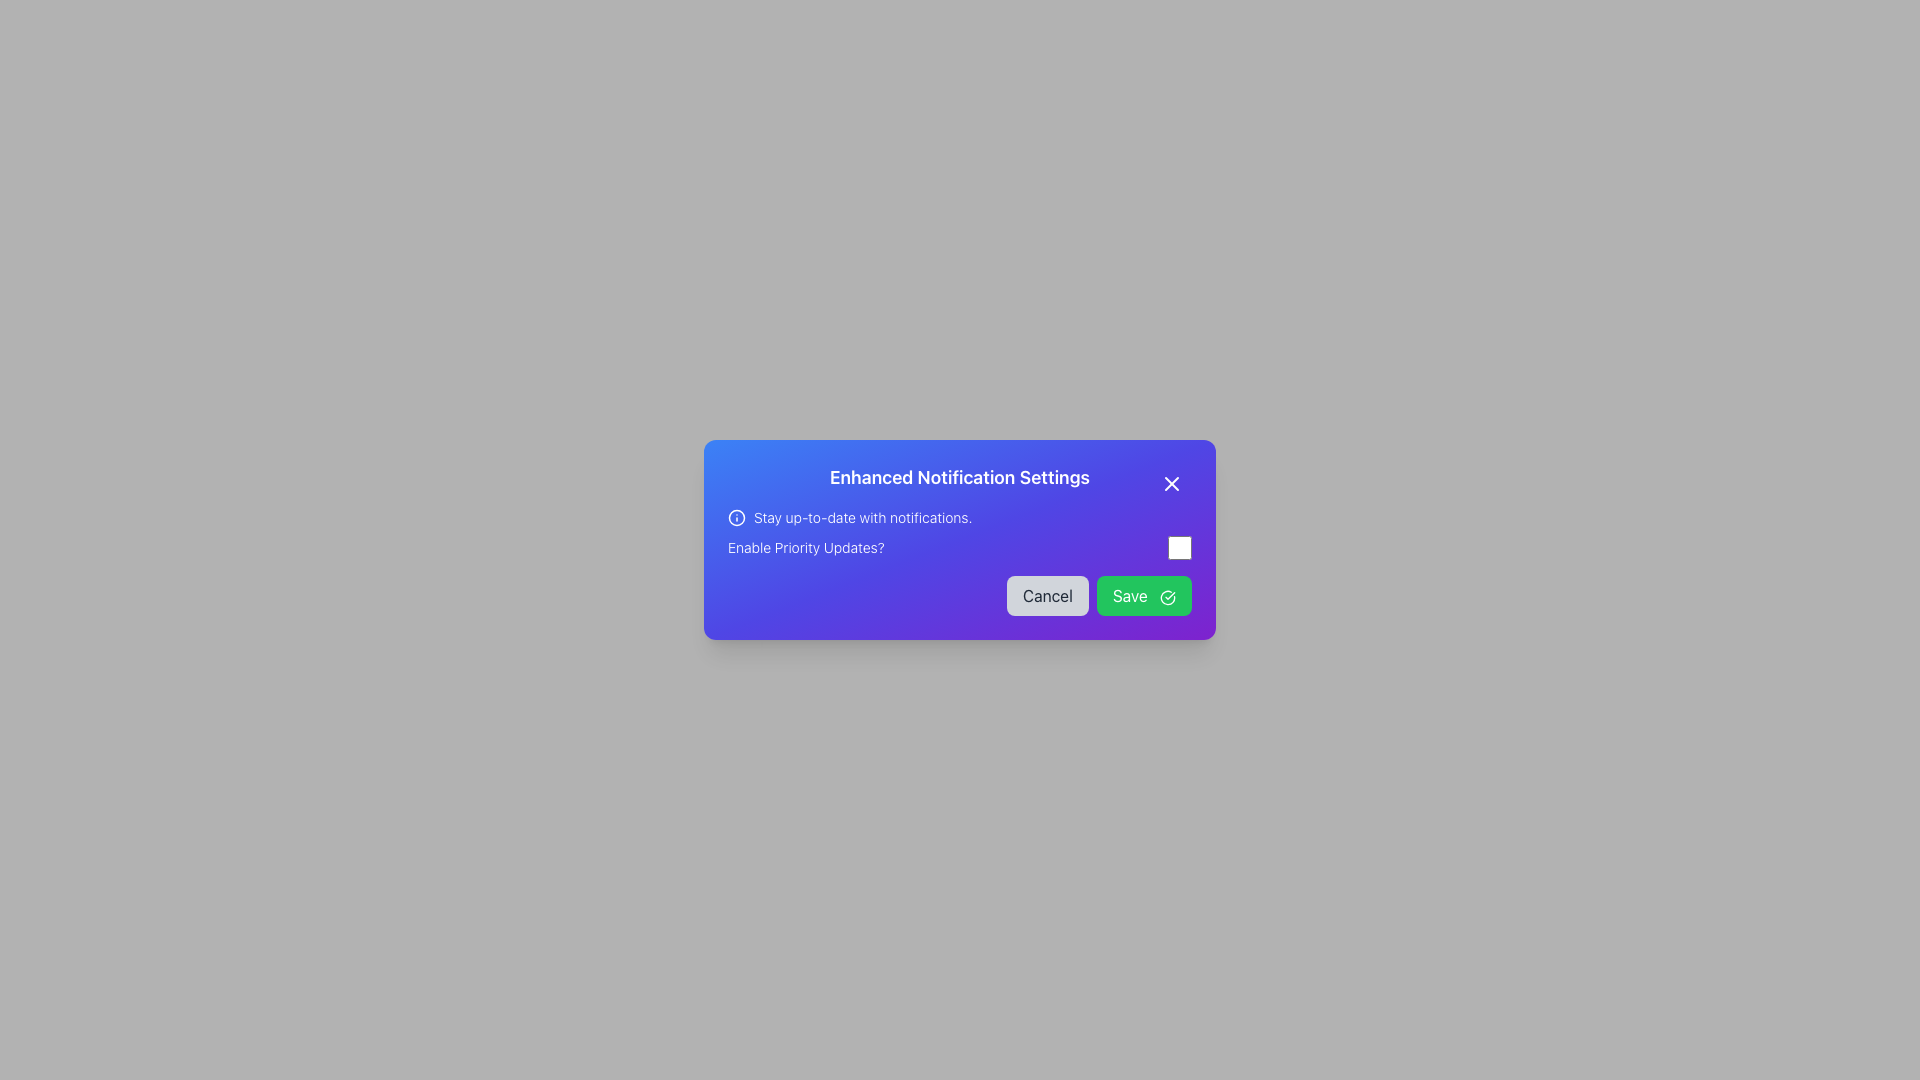 Image resolution: width=1920 pixels, height=1080 pixels. I want to click on the checkbox located to the right of the text 'Enable Priority Updates?', so click(1180, 547).